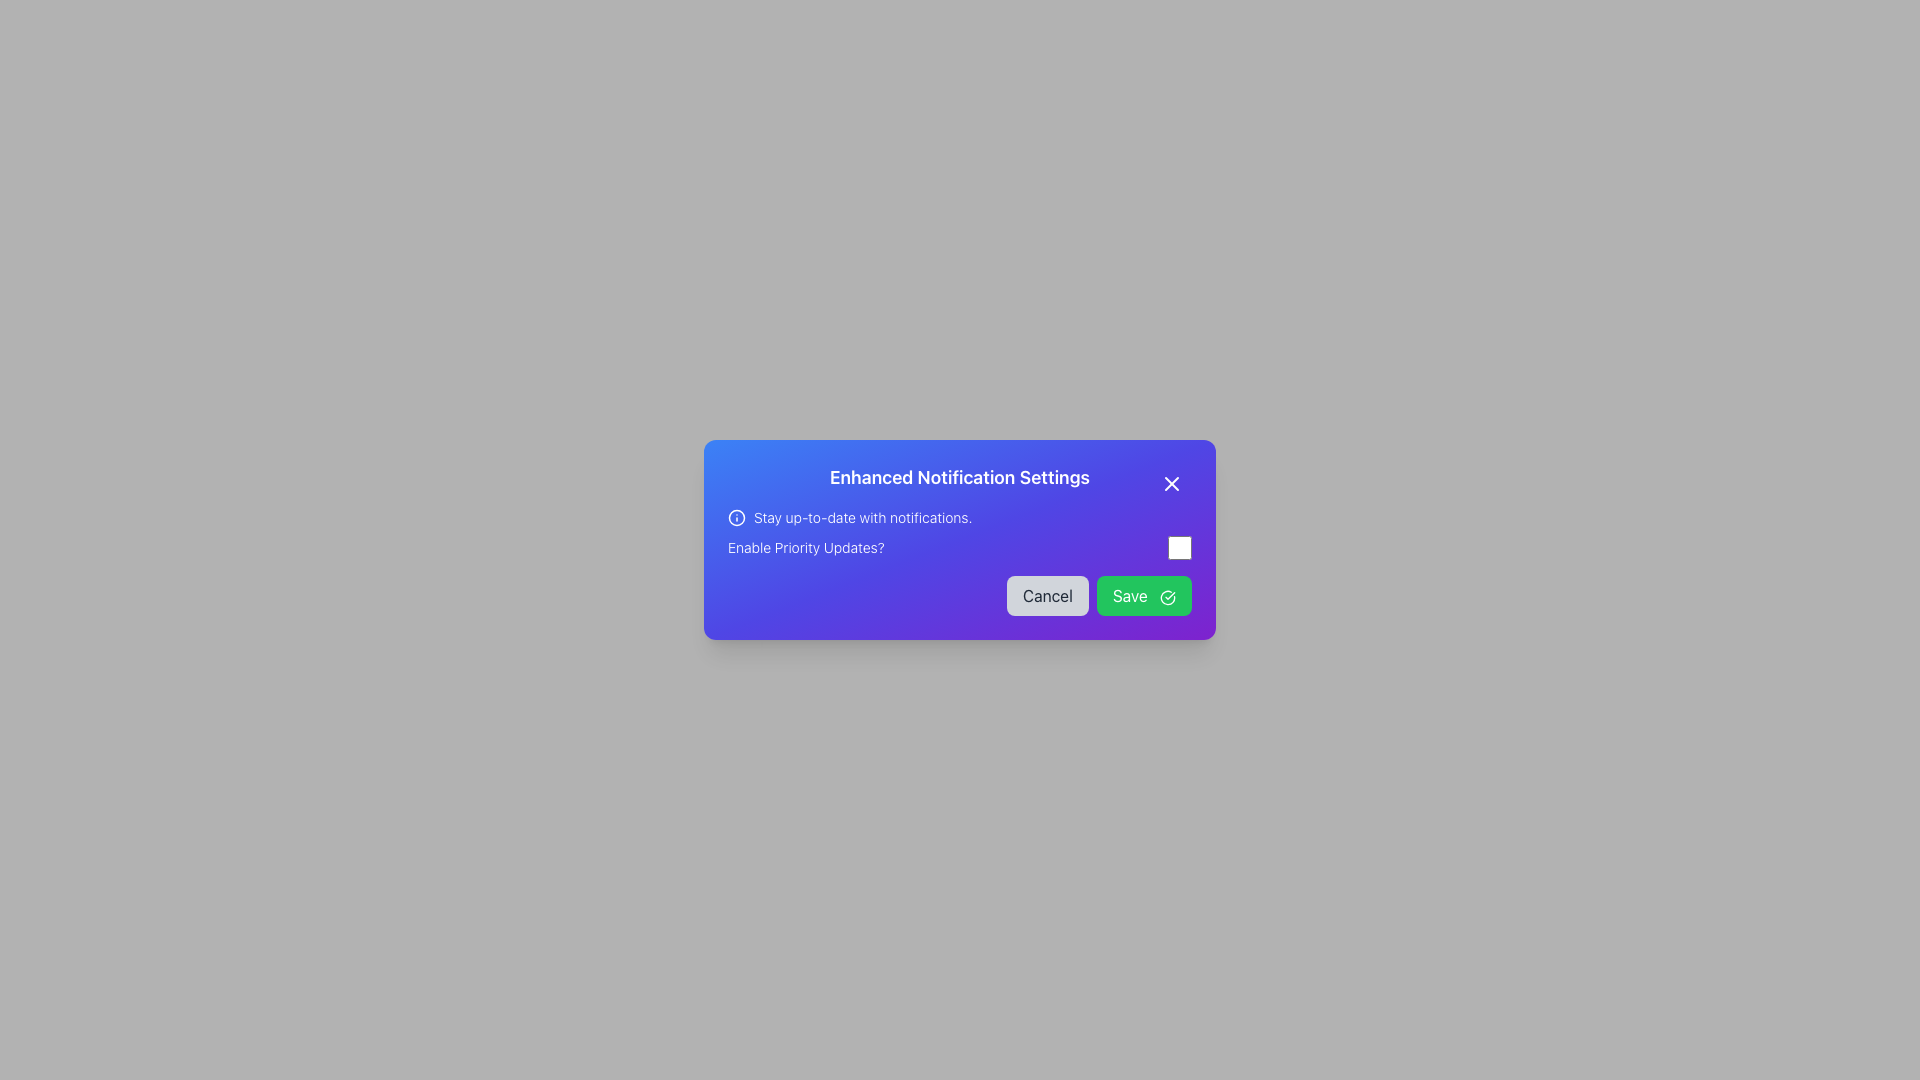 Image resolution: width=1920 pixels, height=1080 pixels. I want to click on the checkbox located to the right of the text 'Enable Priority Updates?', so click(1180, 547).